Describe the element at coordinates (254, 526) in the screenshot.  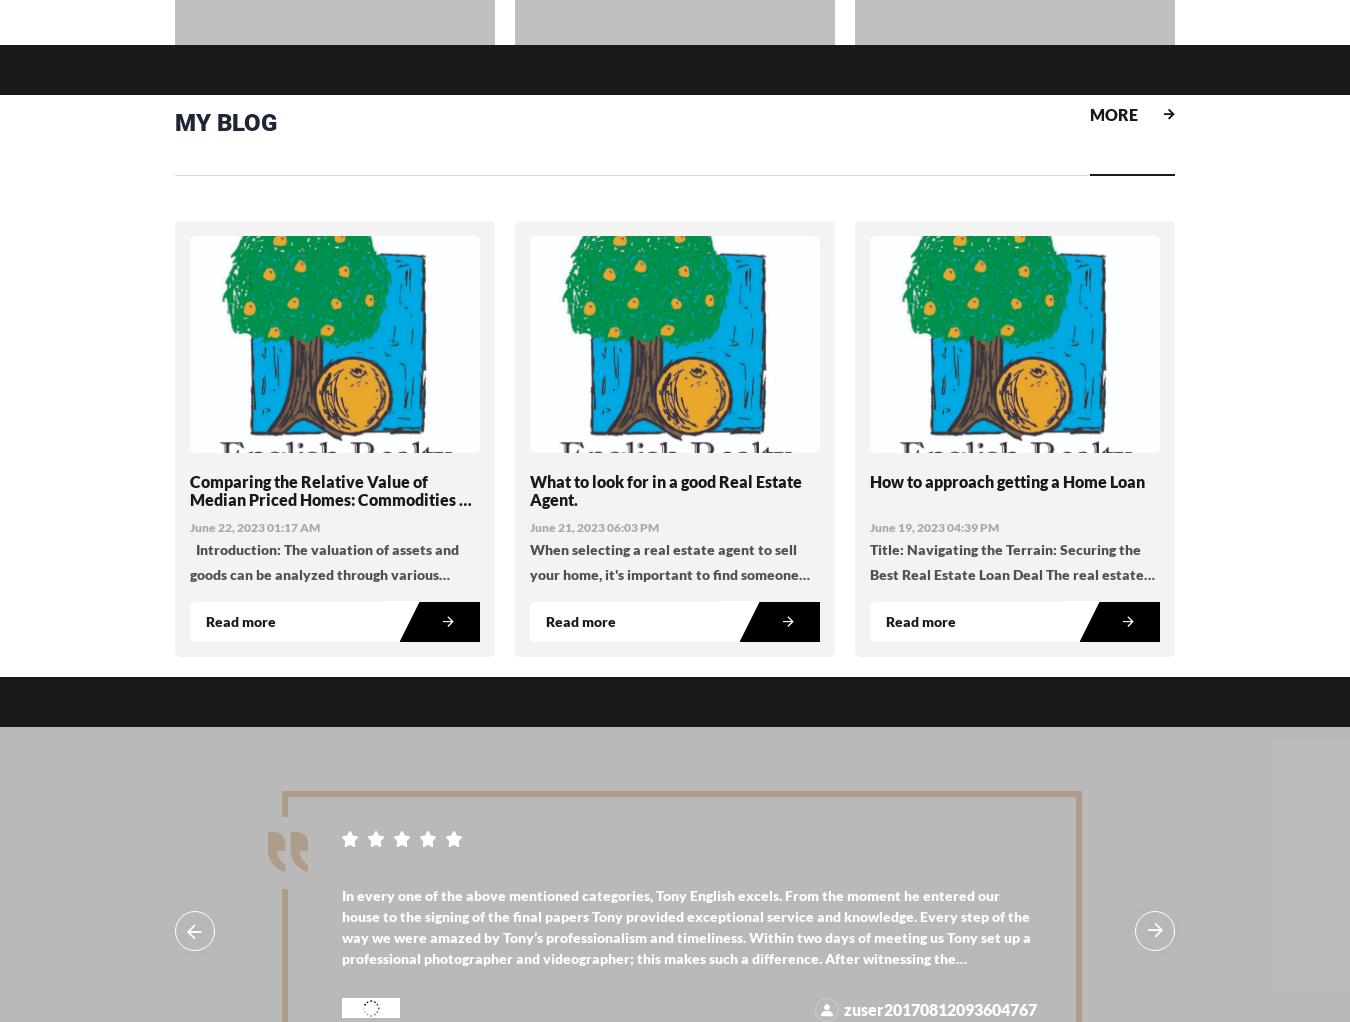
I see `'June 22, 2023 01:17 AM'` at that location.